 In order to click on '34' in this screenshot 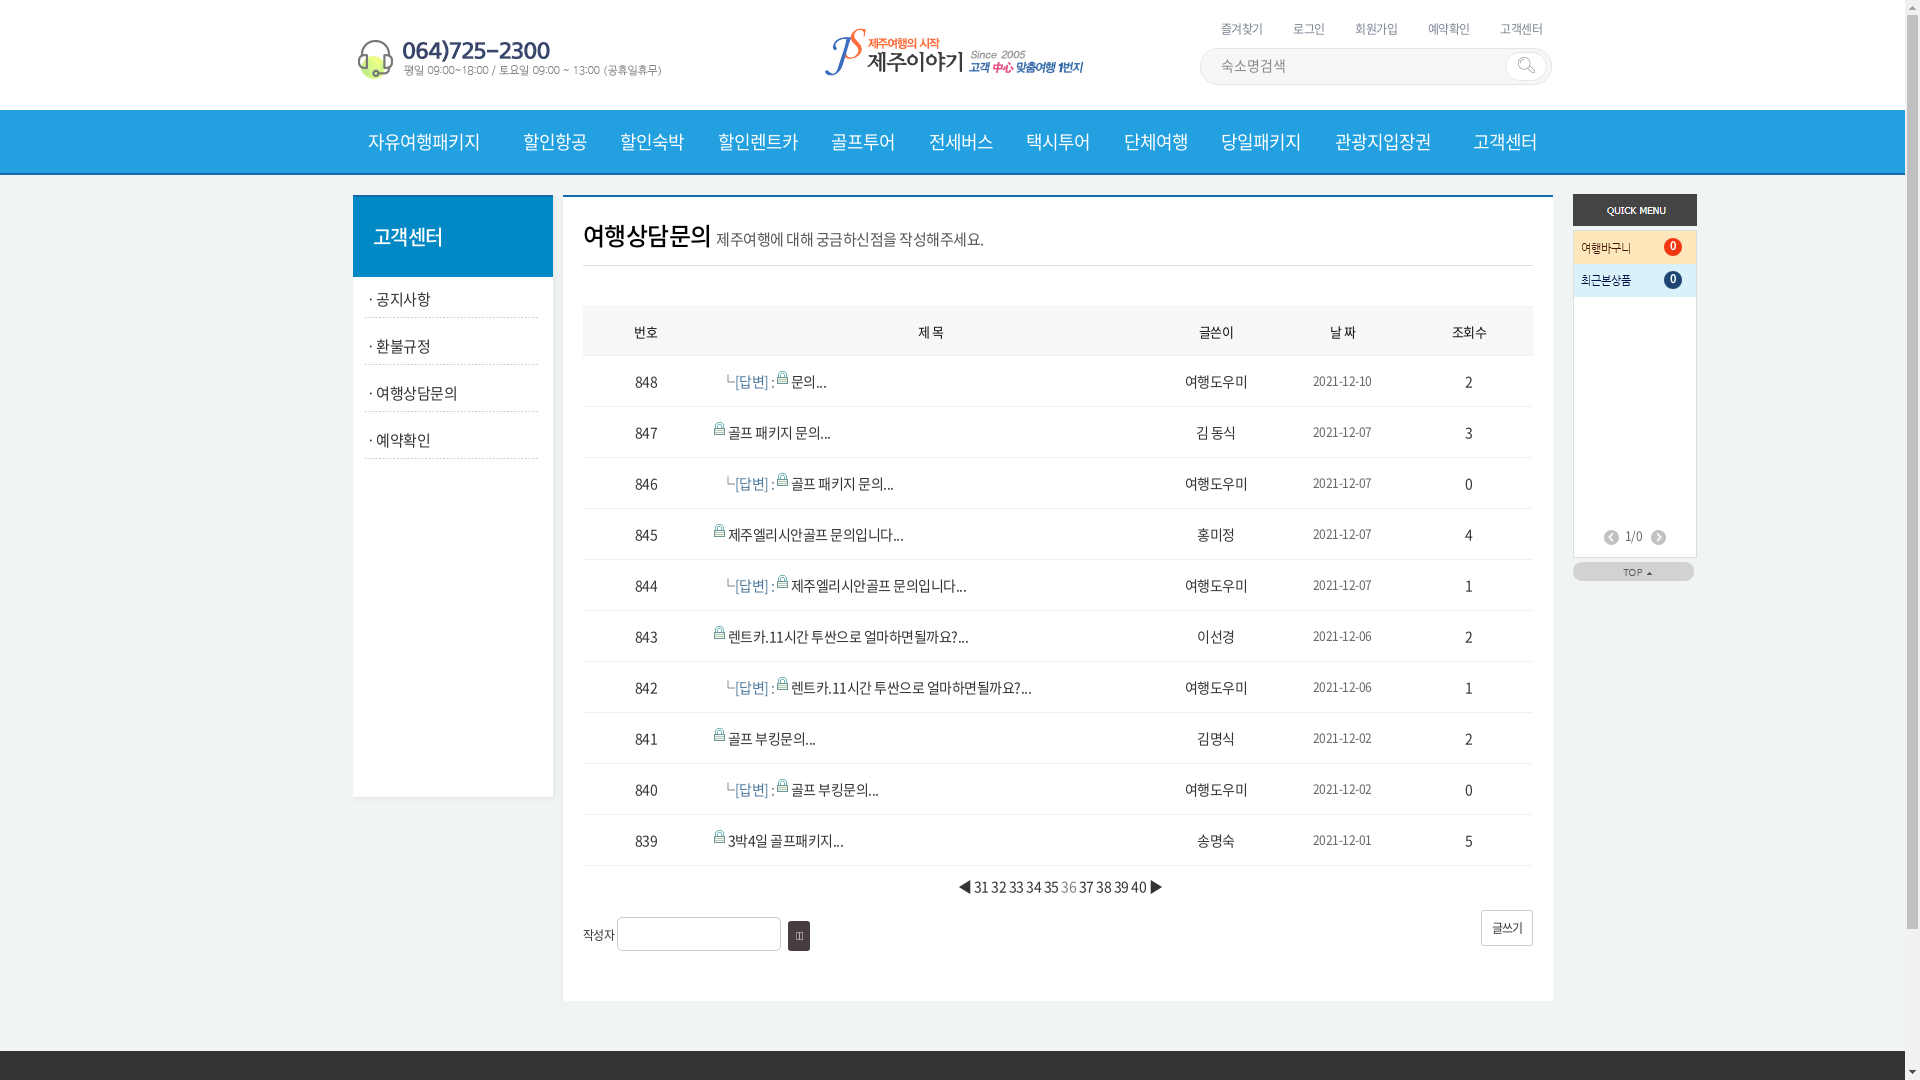, I will do `click(1026, 885)`.